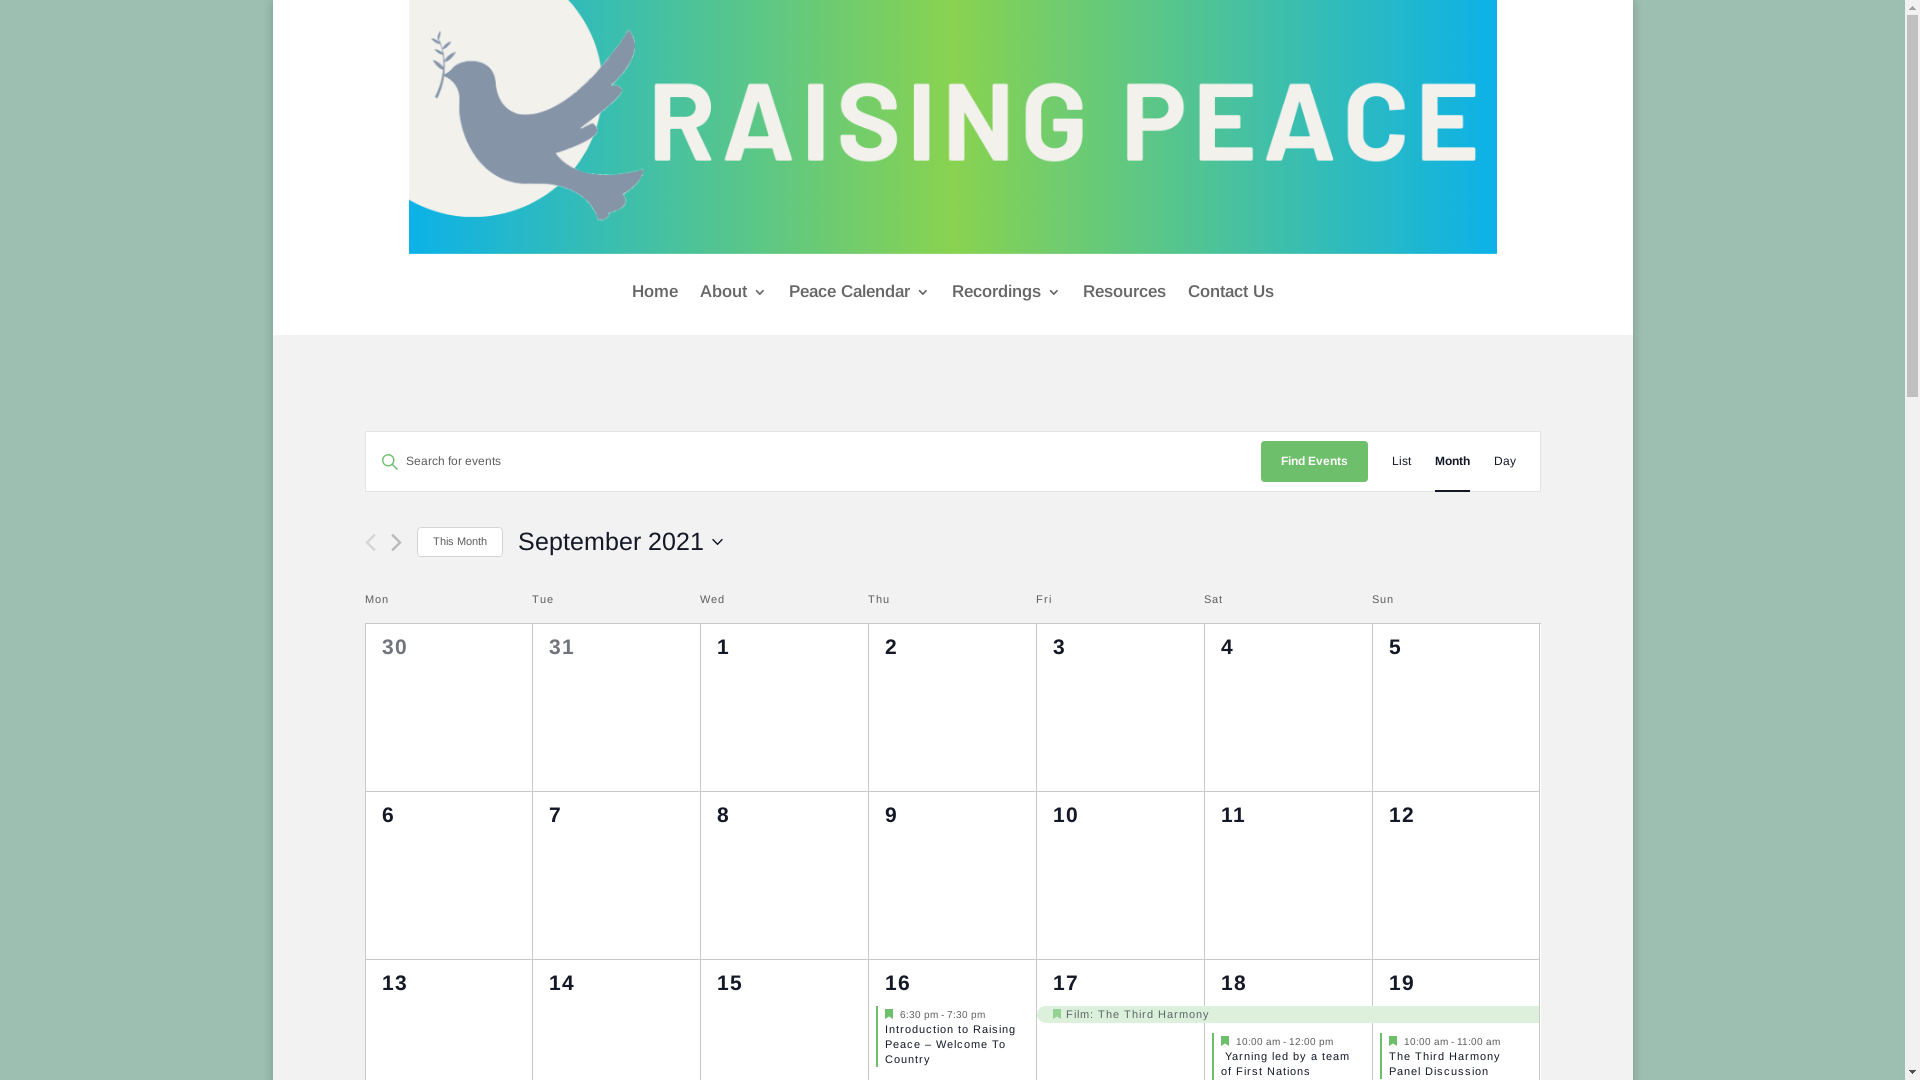  Describe the element at coordinates (1505, 461) in the screenshot. I see `'Day'` at that location.